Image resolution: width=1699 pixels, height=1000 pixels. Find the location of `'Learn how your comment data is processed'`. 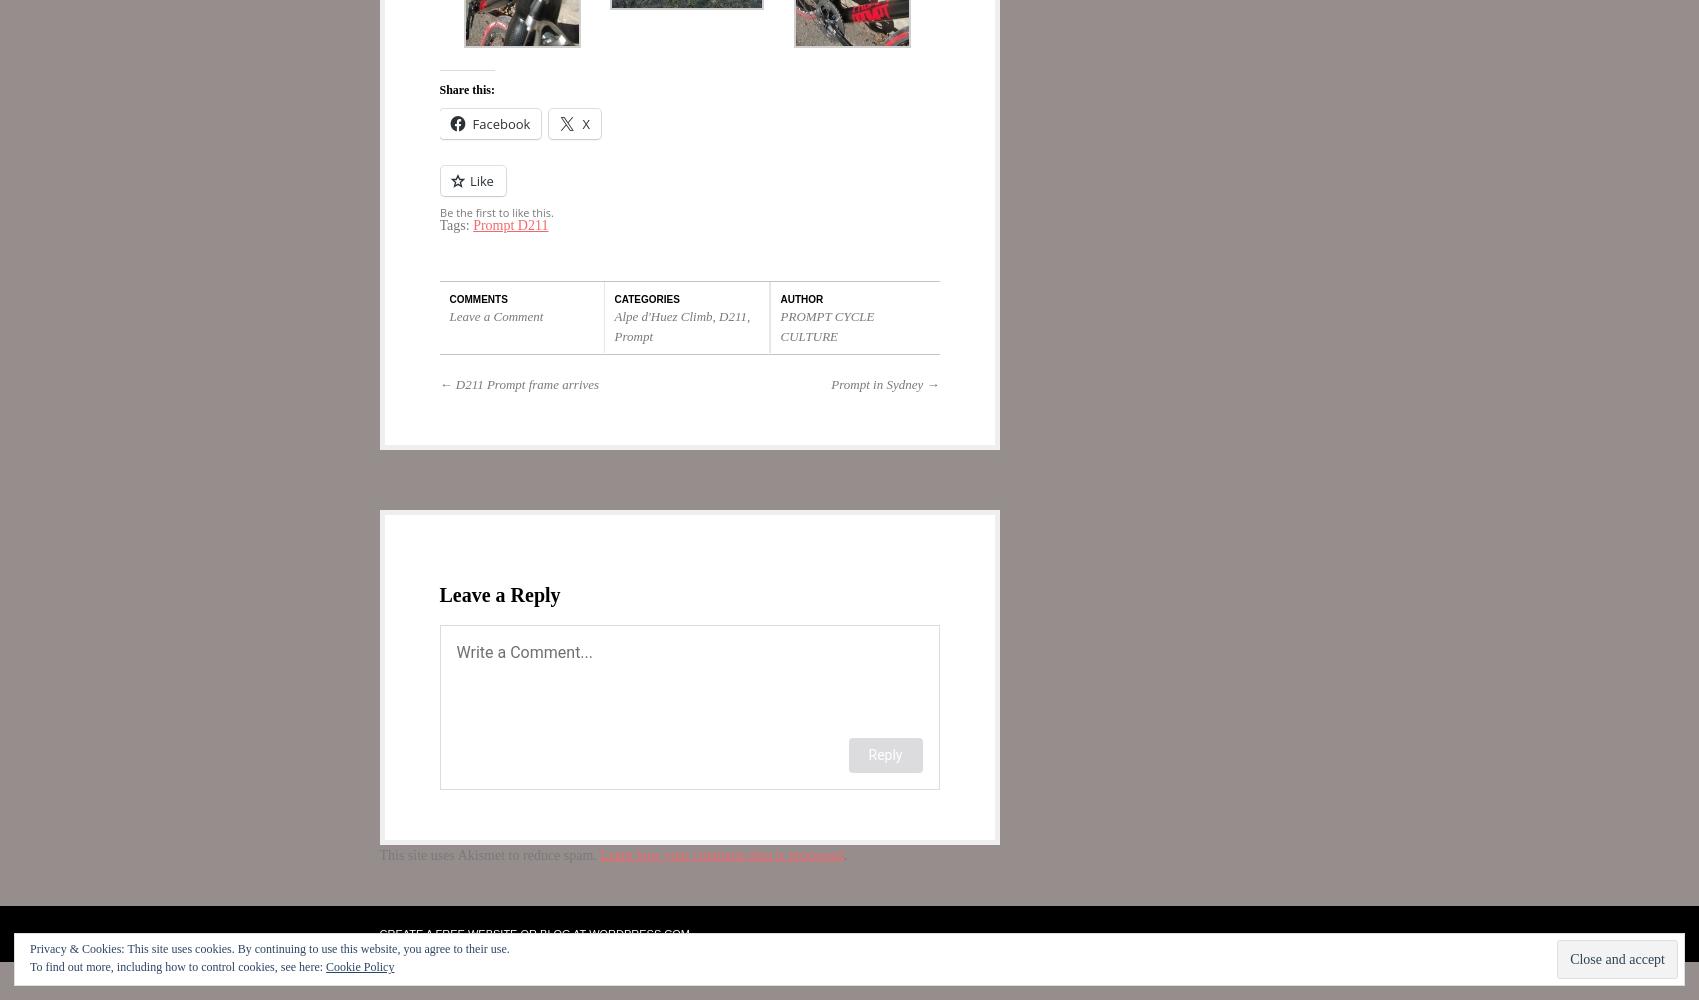

'Learn how your comment data is processed' is located at coordinates (599, 853).